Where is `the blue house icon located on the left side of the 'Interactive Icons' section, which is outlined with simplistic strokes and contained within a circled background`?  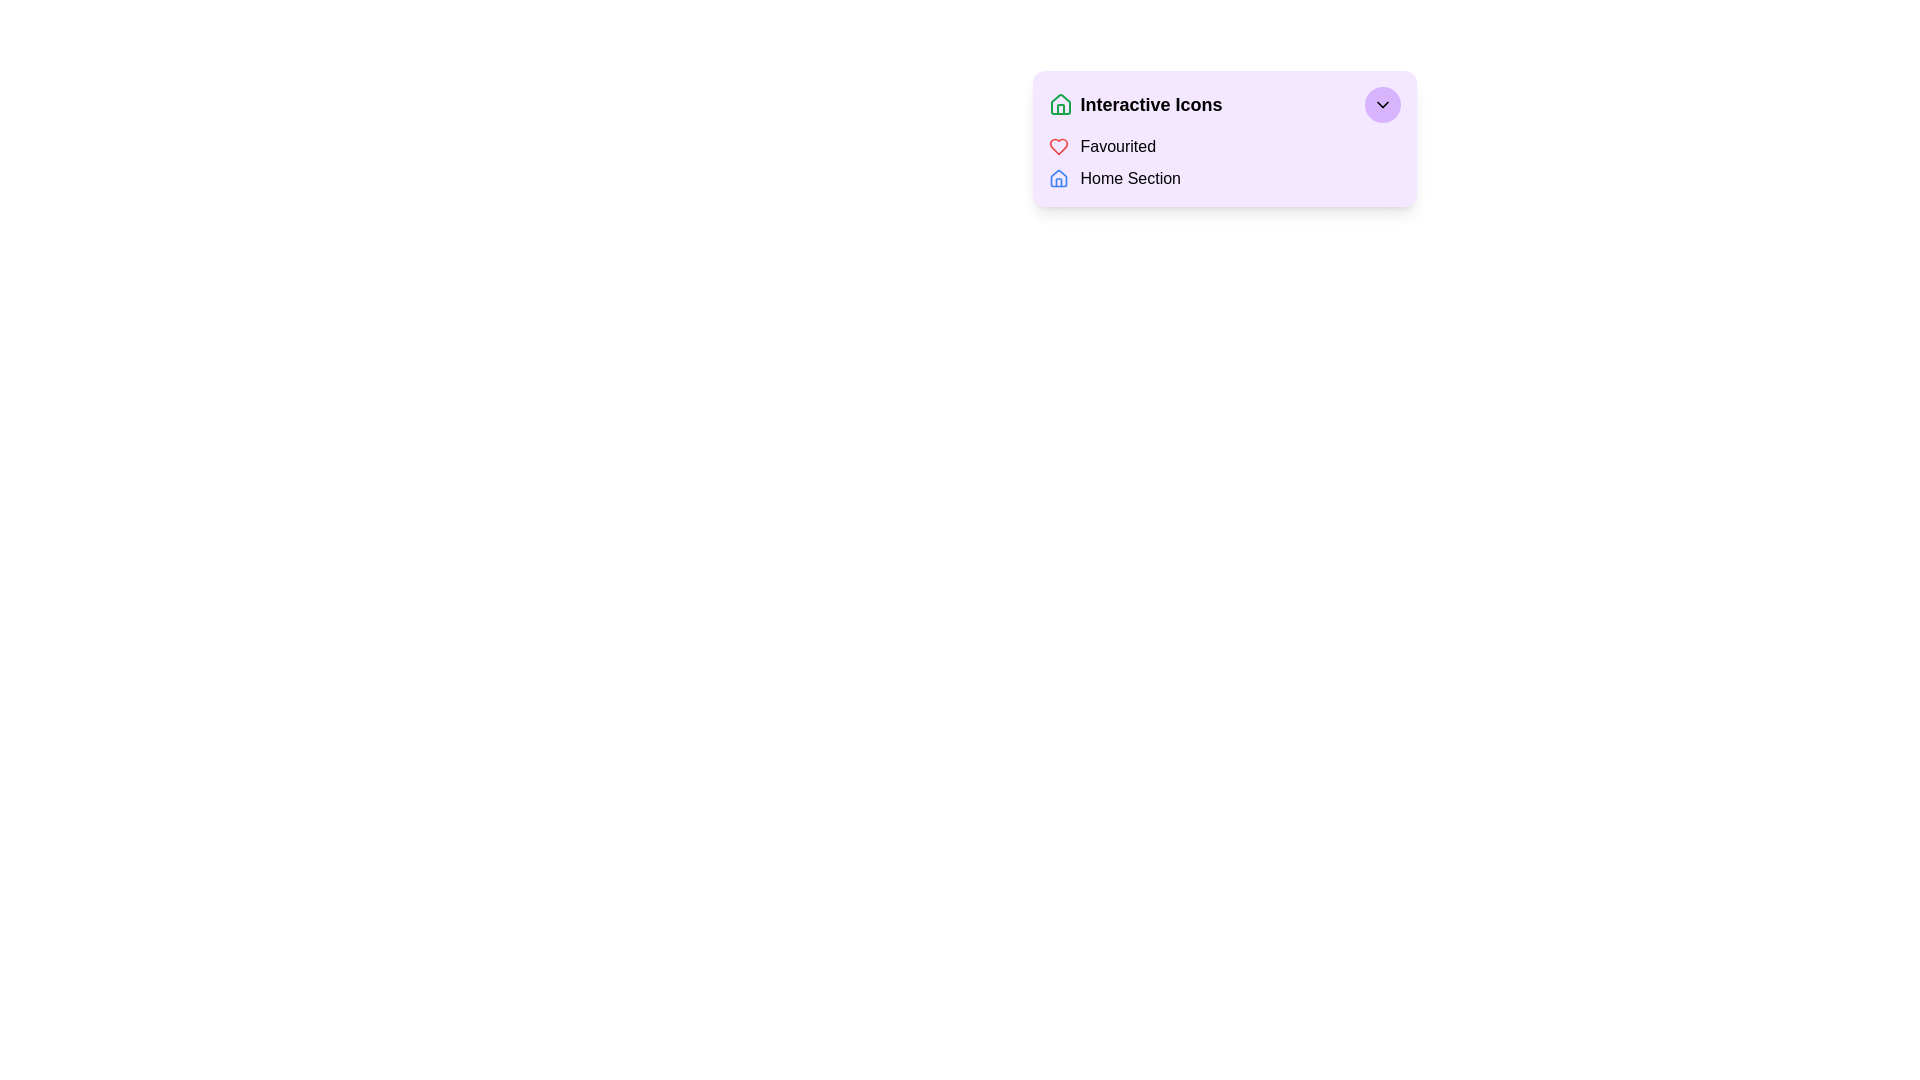
the blue house icon located on the left side of the 'Interactive Icons' section, which is outlined with simplistic strokes and contained within a circled background is located at coordinates (1057, 177).